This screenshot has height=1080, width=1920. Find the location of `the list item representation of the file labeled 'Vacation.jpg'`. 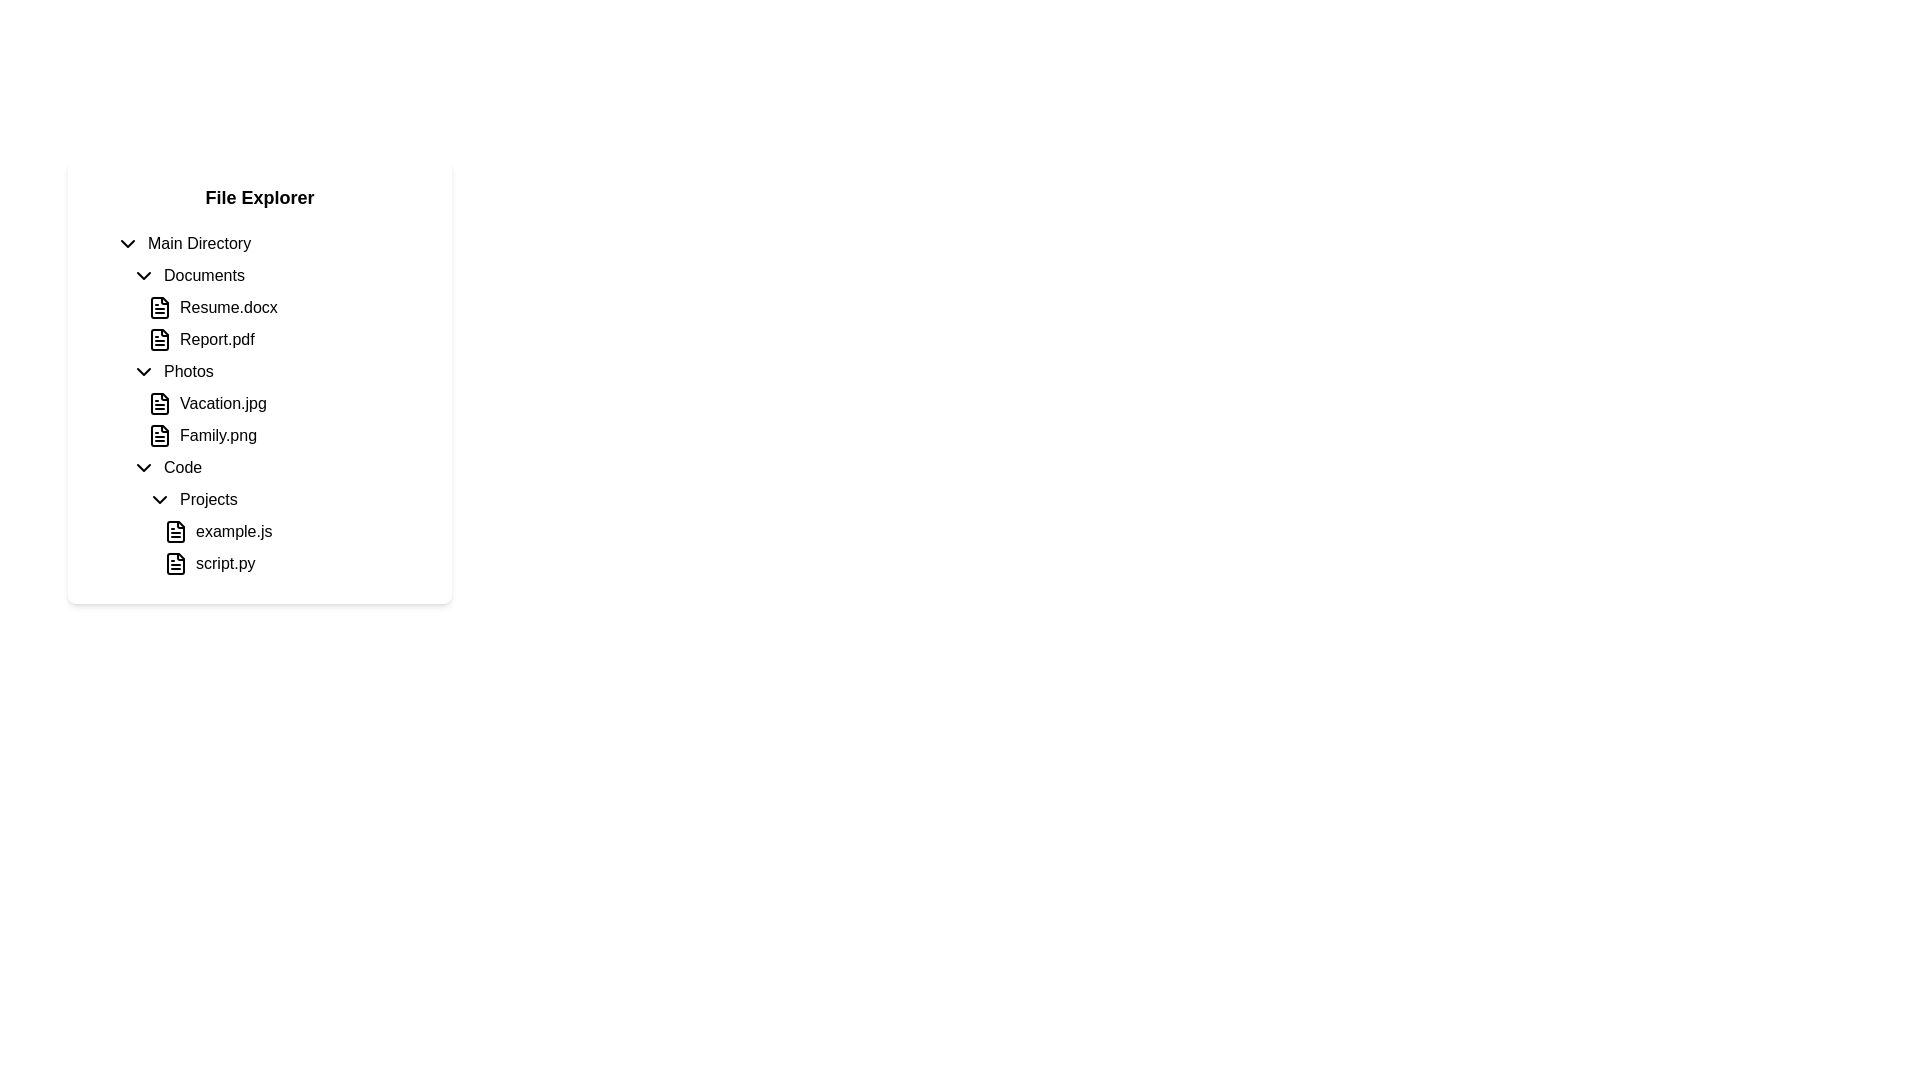

the list item representation of the file labeled 'Vacation.jpg' is located at coordinates (267, 404).